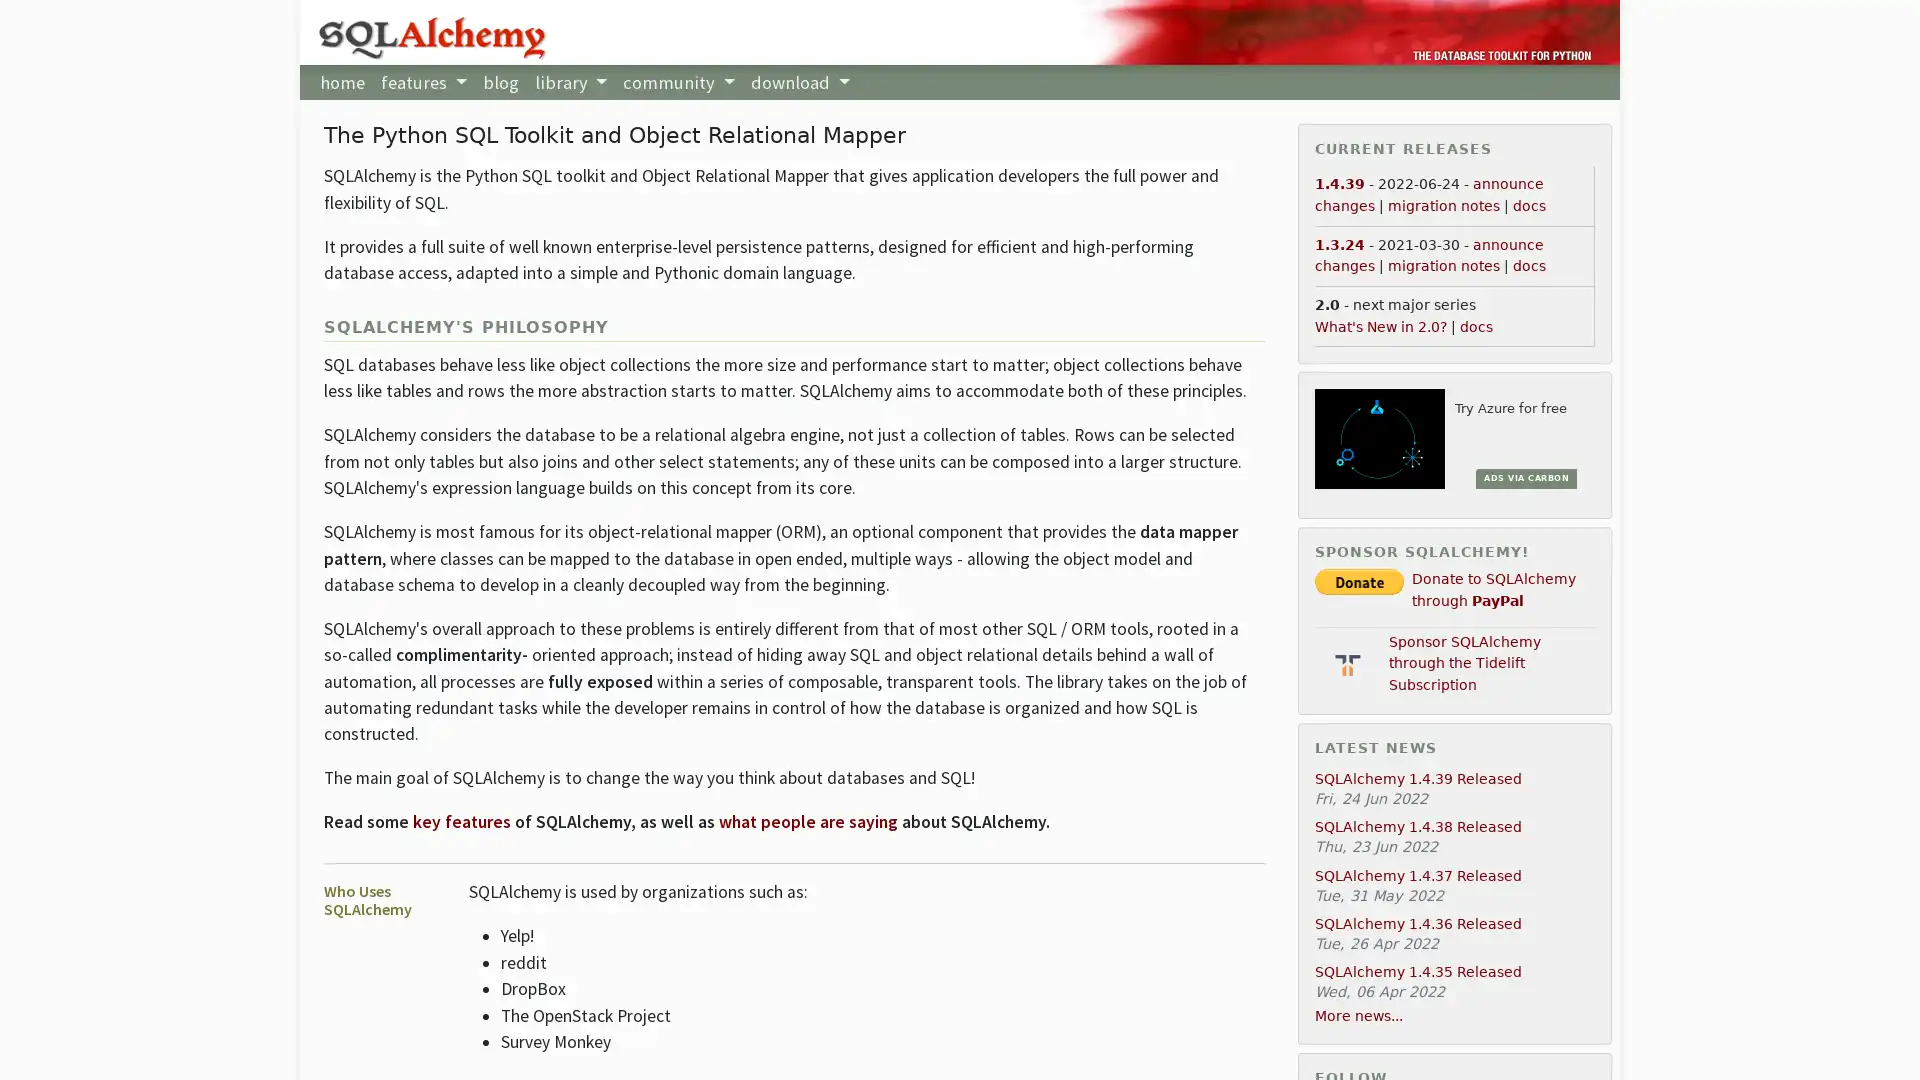  Describe the element at coordinates (678, 81) in the screenshot. I see `community` at that location.